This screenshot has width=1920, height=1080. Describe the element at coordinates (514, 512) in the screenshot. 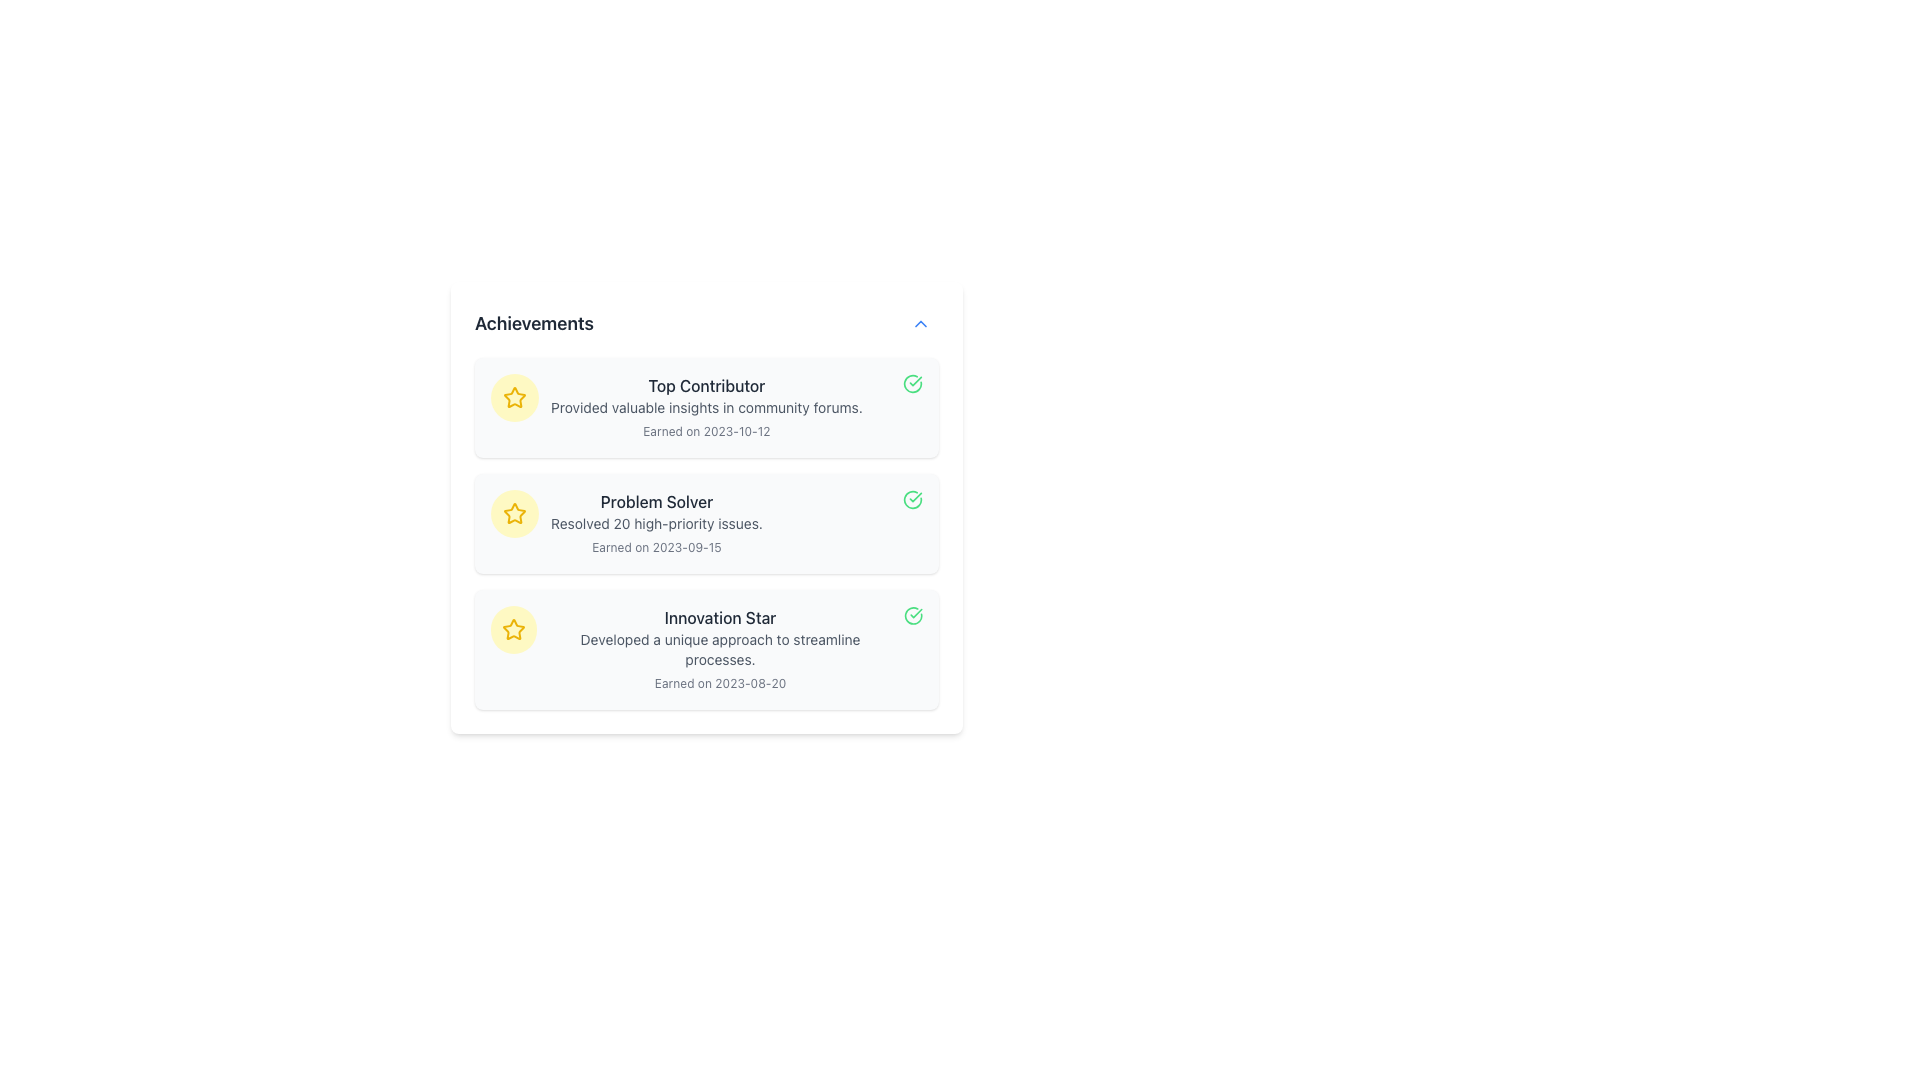

I see `the circular icon with a yellow background and star icon, located to the left of the 'Problem Solver' text in the achievement card` at that location.